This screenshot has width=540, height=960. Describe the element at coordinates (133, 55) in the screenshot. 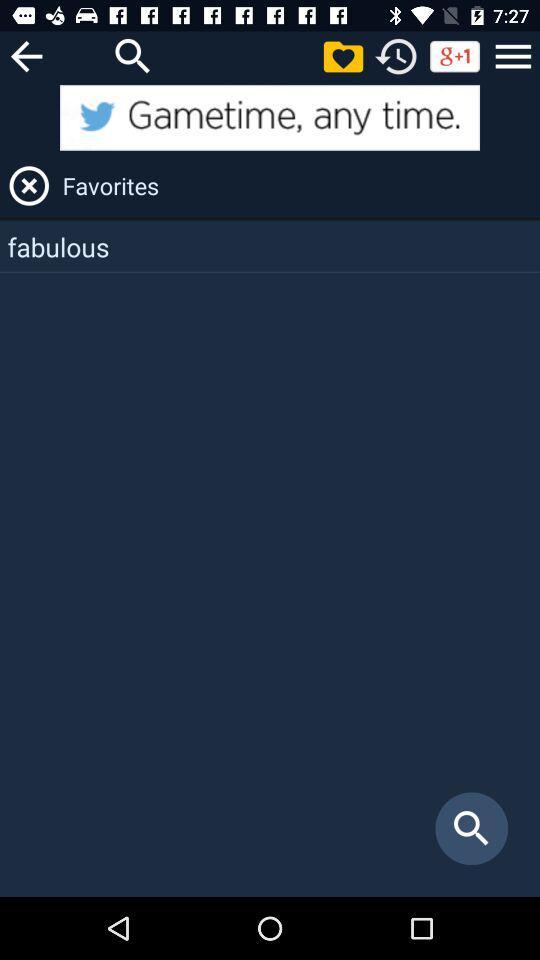

I see `search option` at that location.